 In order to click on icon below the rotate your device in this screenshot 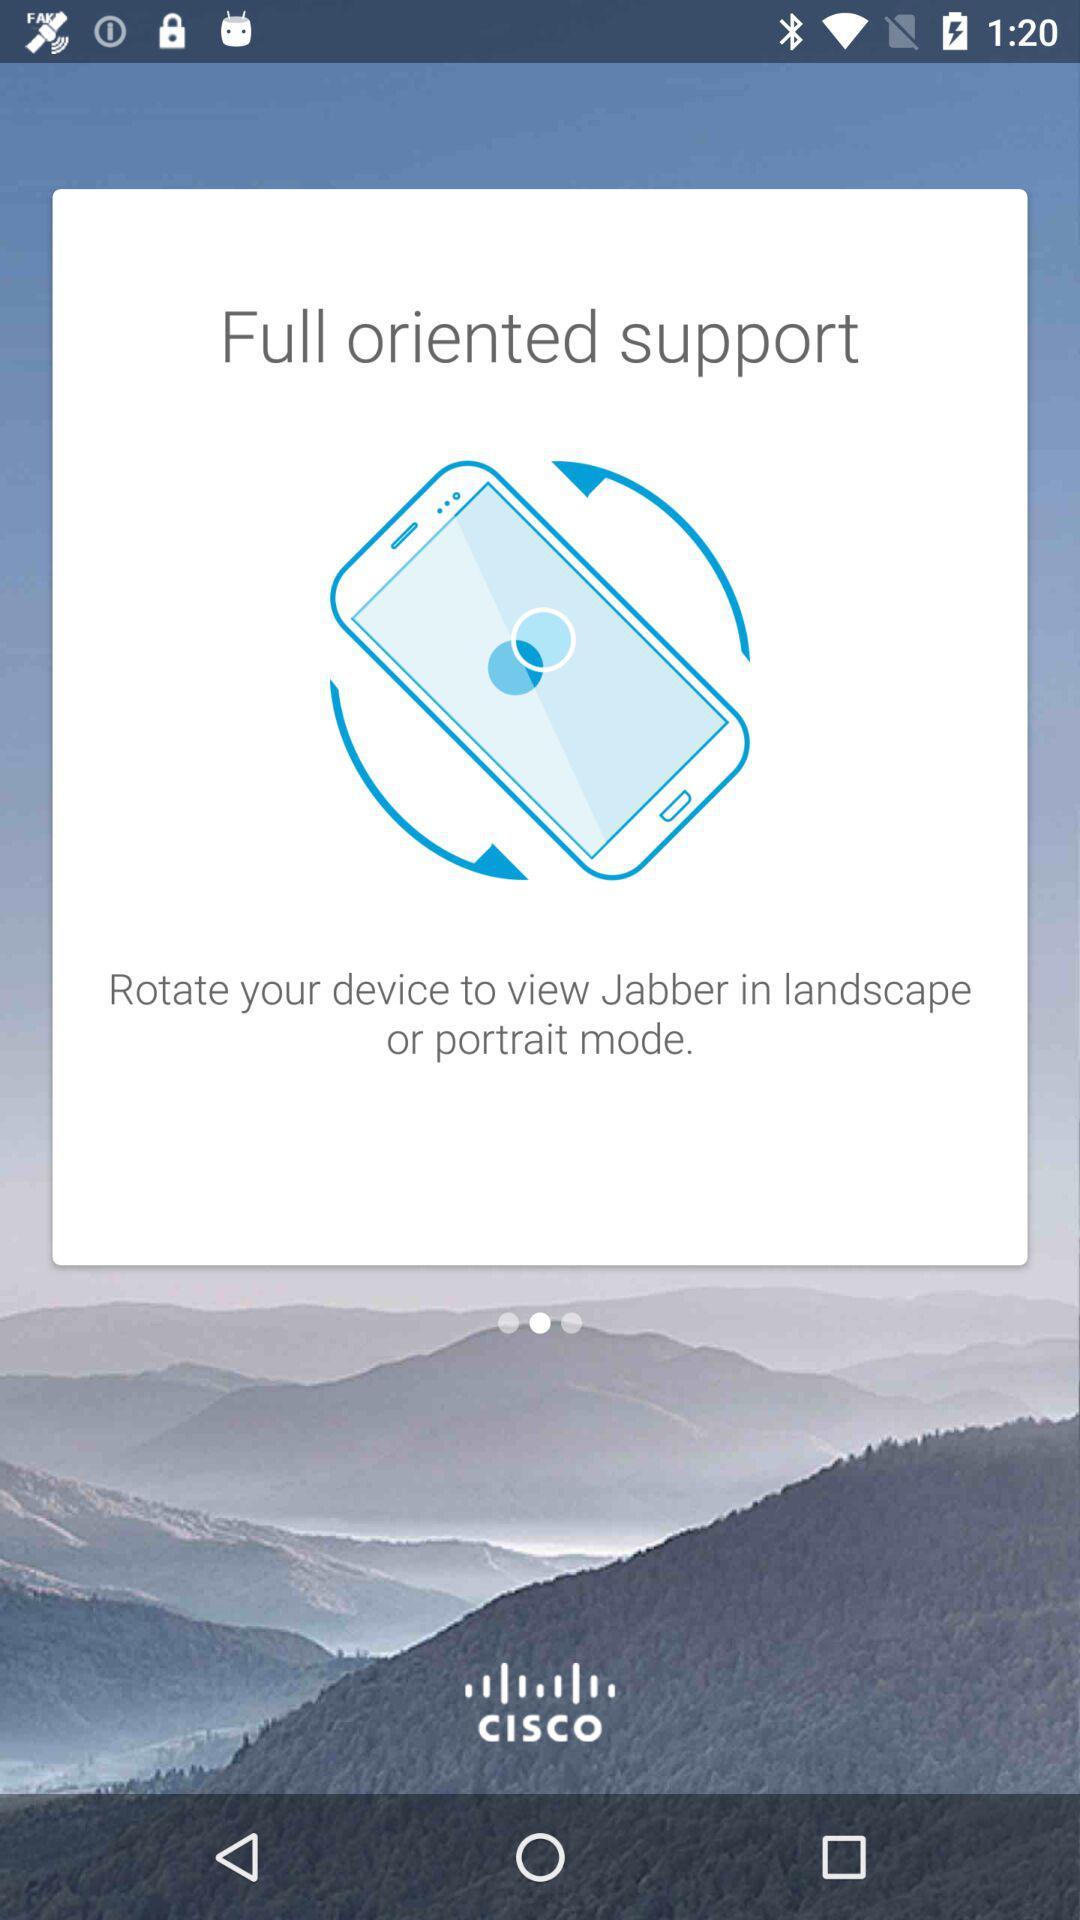, I will do `click(540, 1323)`.